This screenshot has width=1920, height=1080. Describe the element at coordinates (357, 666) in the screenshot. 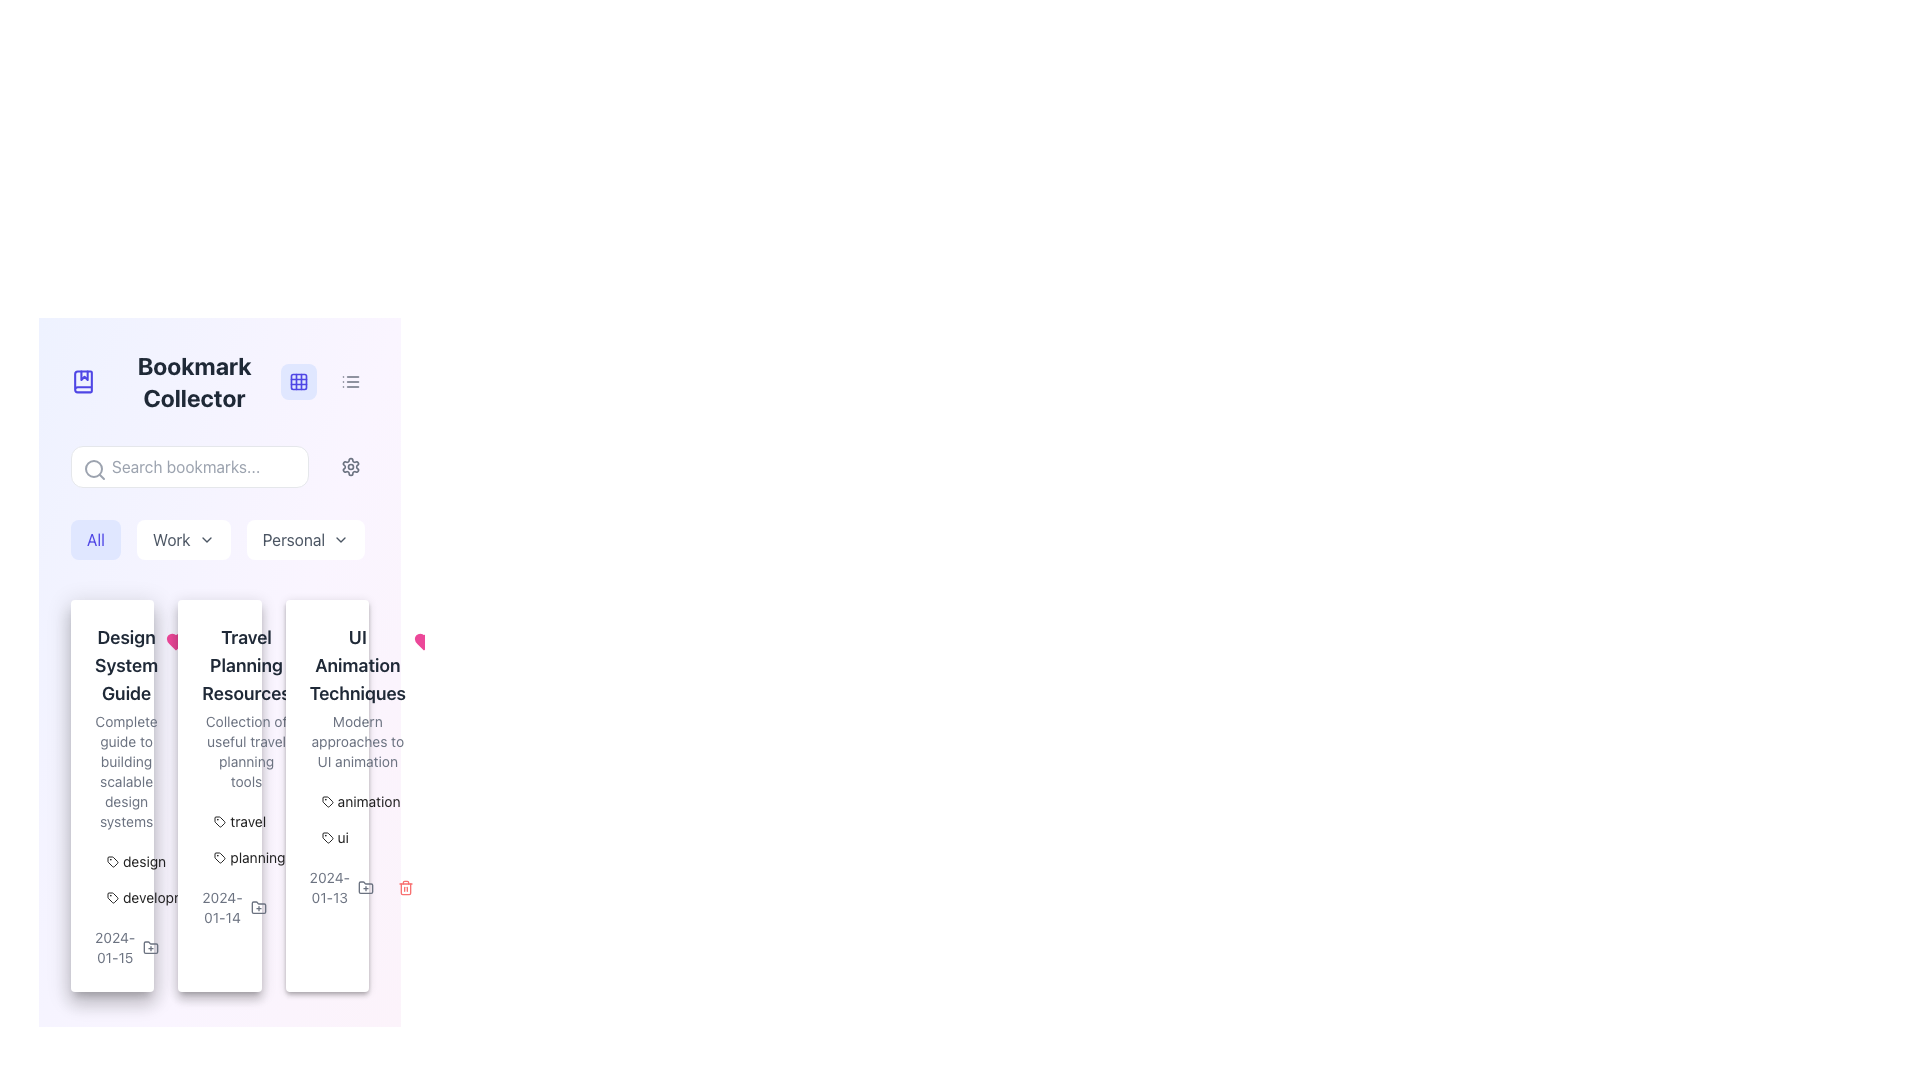

I see `text label displaying 'UI Animation Techniques' in bold at the top of the third card in the horizontally scrolling list` at that location.